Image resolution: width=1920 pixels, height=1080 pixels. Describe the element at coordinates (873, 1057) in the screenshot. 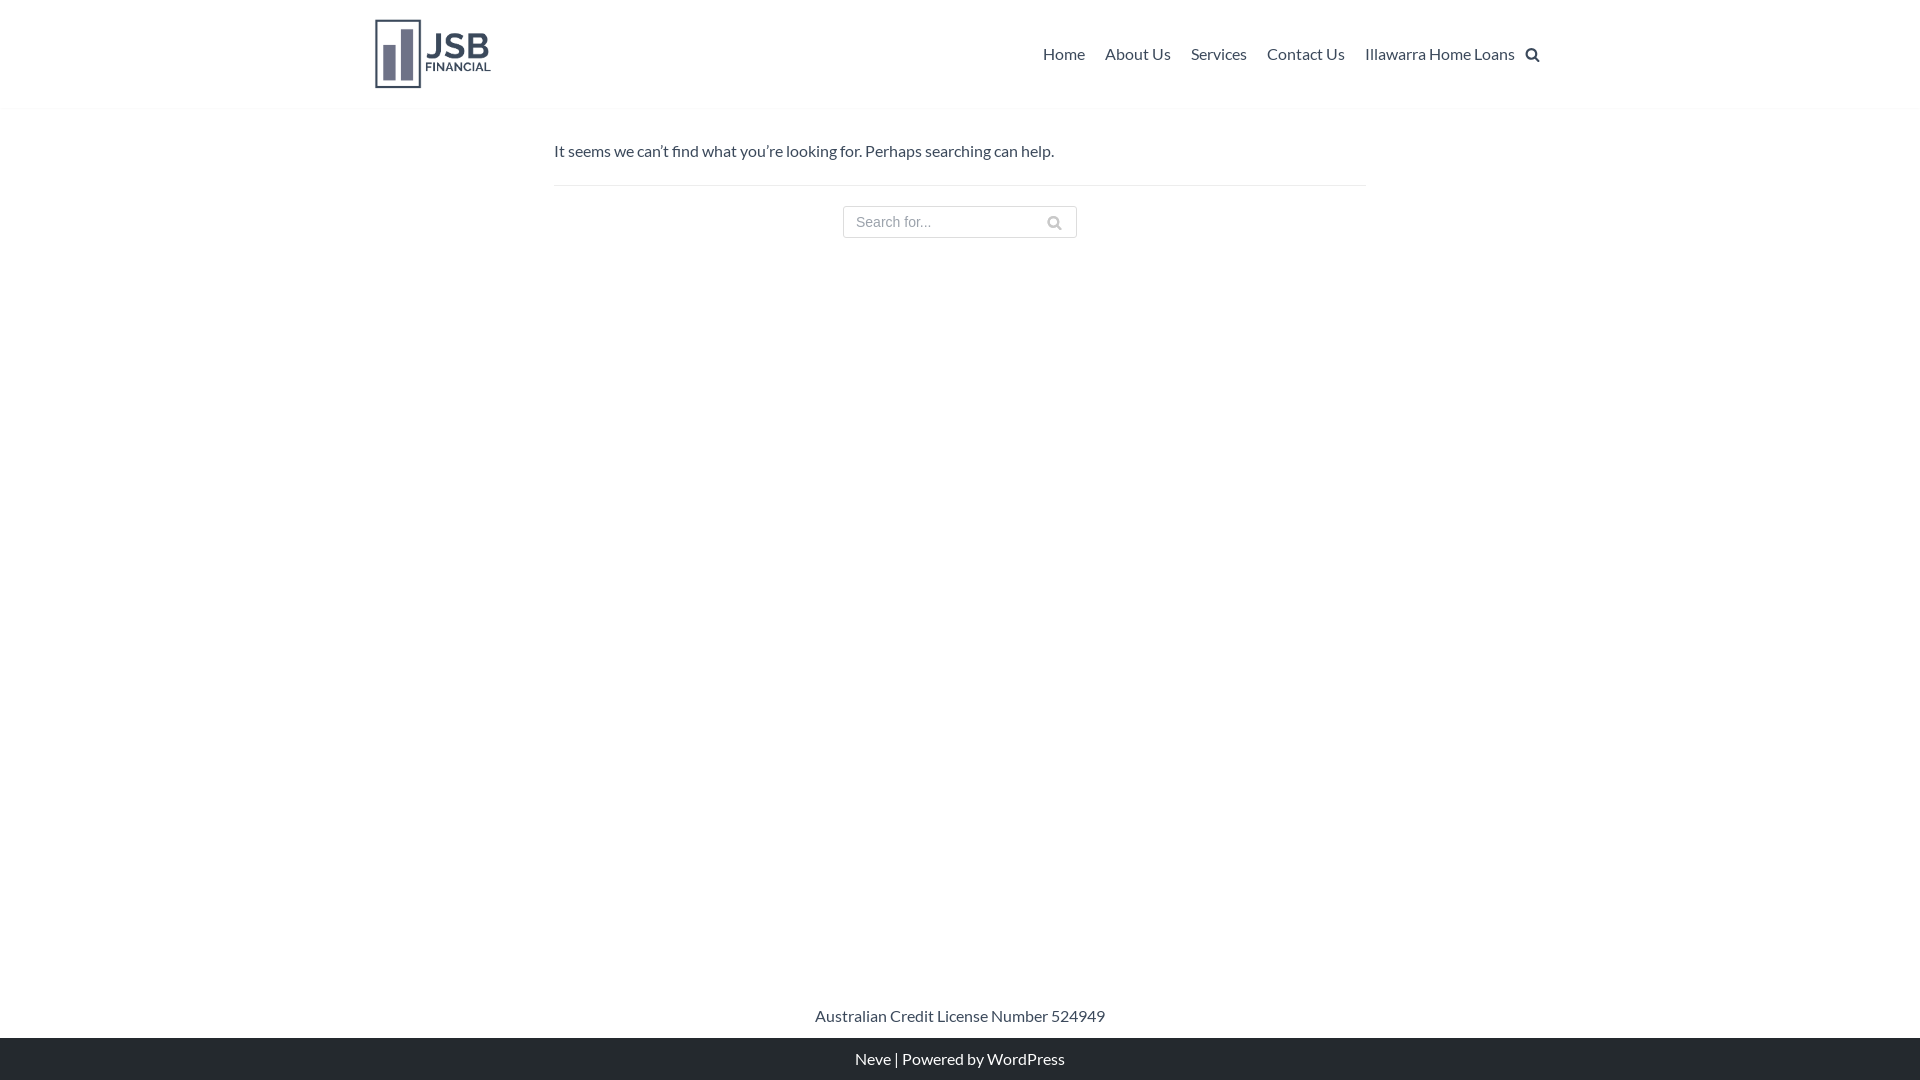

I see `'Neve'` at that location.